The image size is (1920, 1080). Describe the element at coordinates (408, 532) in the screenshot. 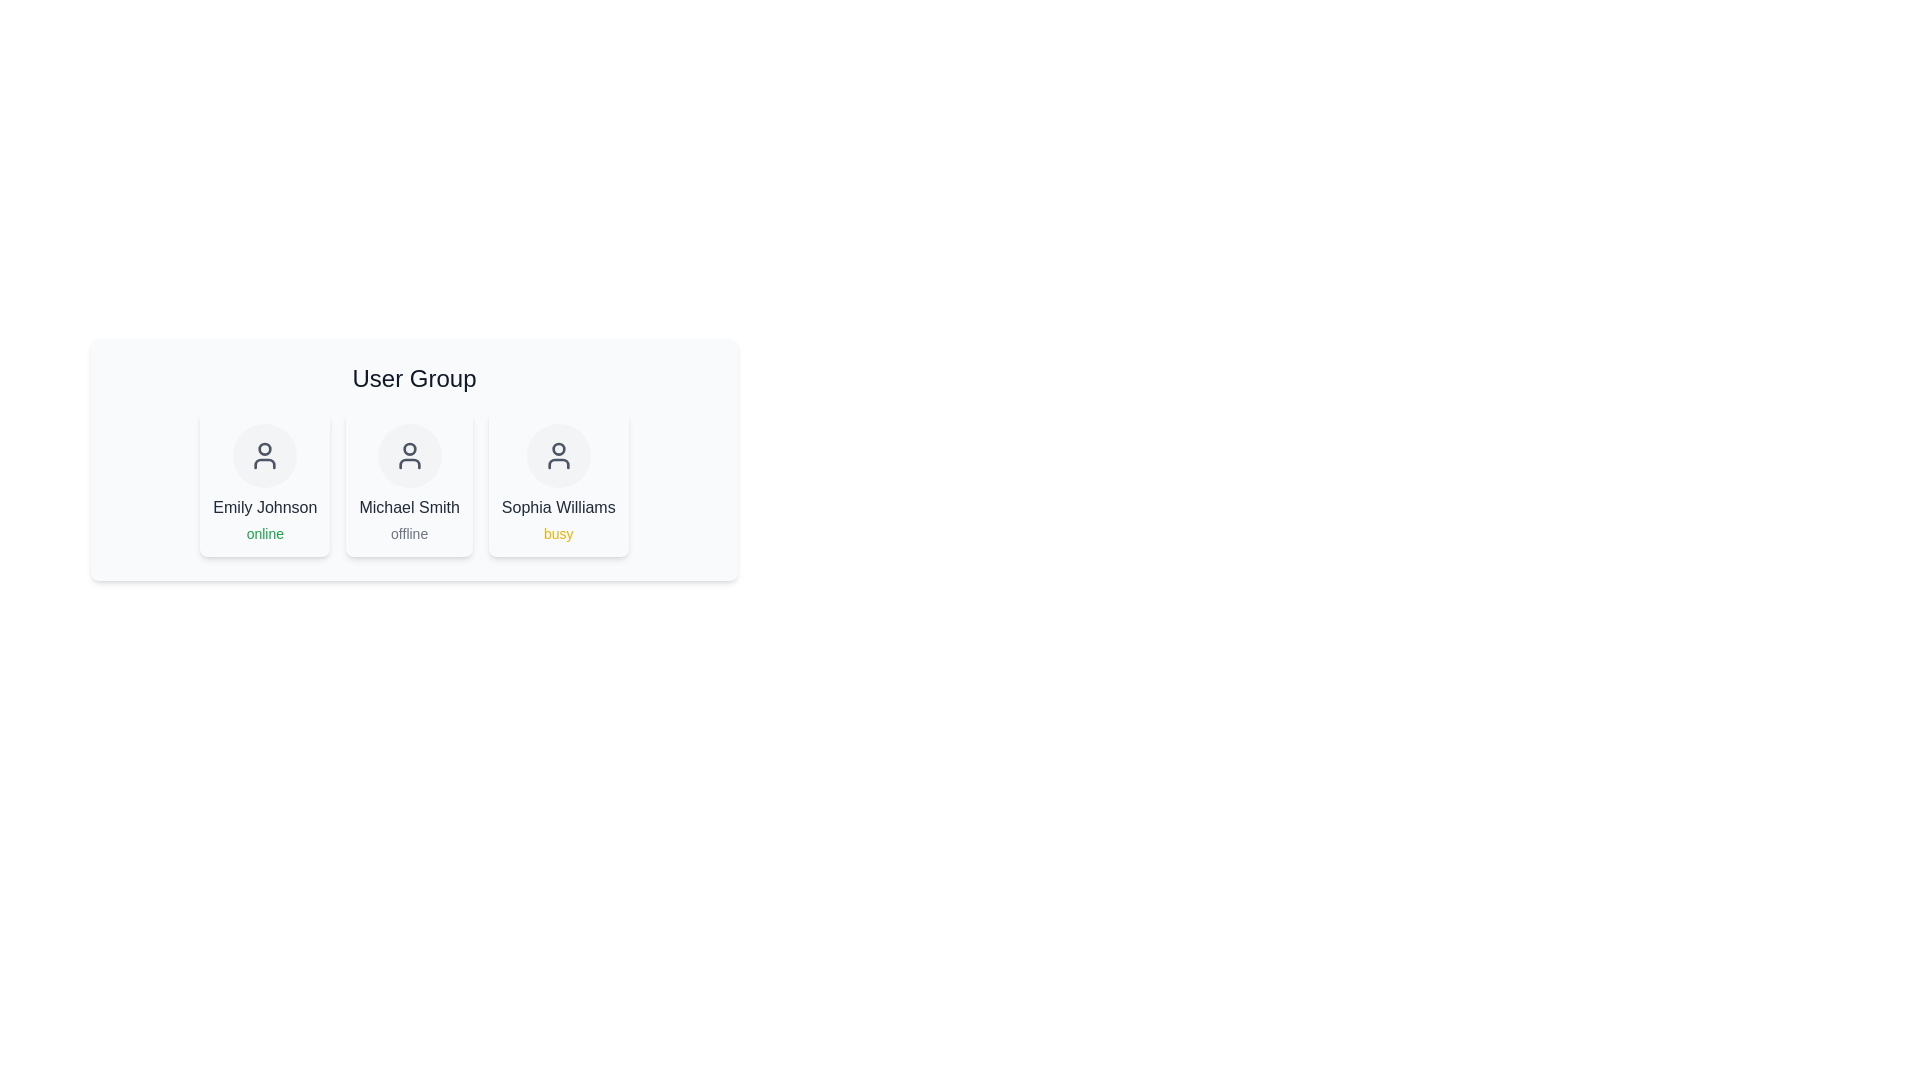

I see `text label indicating the current status of Michael Smith, which shows that he is offline` at that location.